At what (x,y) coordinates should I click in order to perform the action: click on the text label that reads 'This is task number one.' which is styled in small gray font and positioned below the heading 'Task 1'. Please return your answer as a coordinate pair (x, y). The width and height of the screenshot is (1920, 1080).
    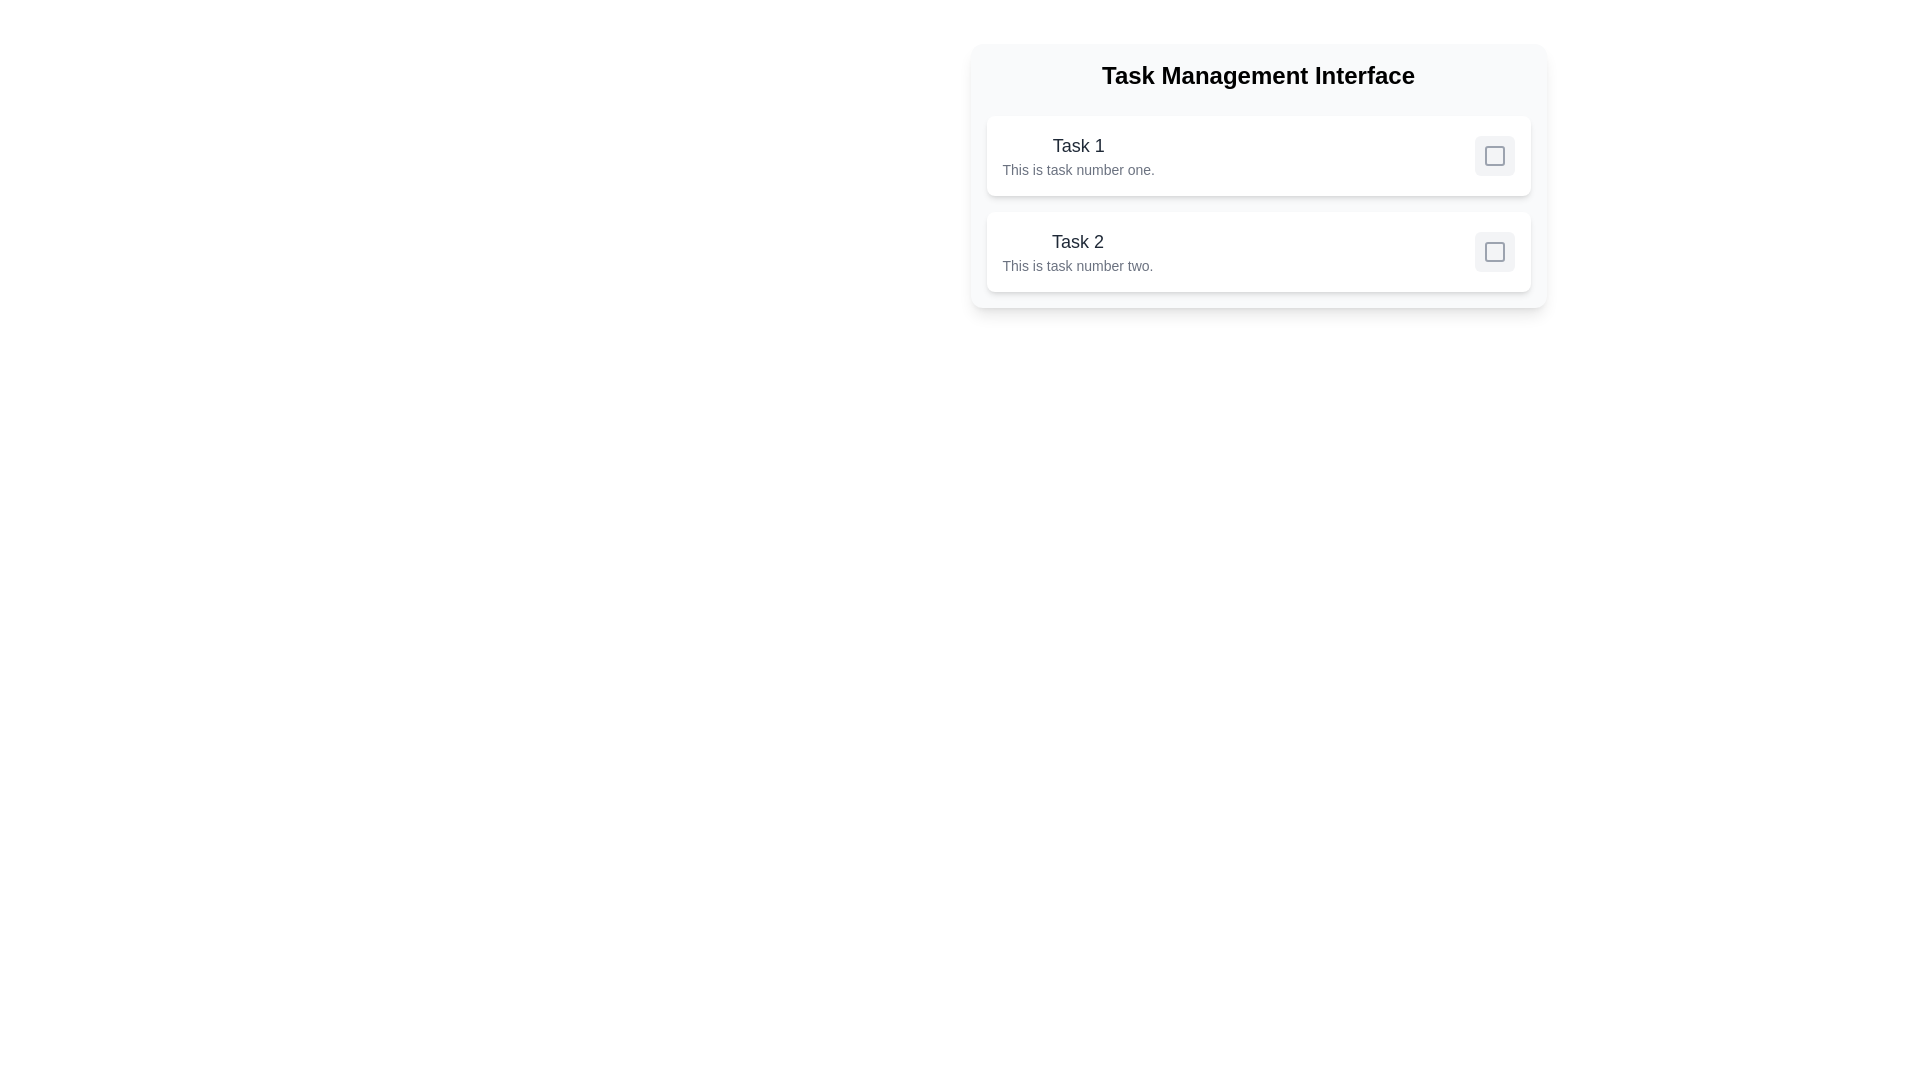
    Looking at the image, I should click on (1077, 168).